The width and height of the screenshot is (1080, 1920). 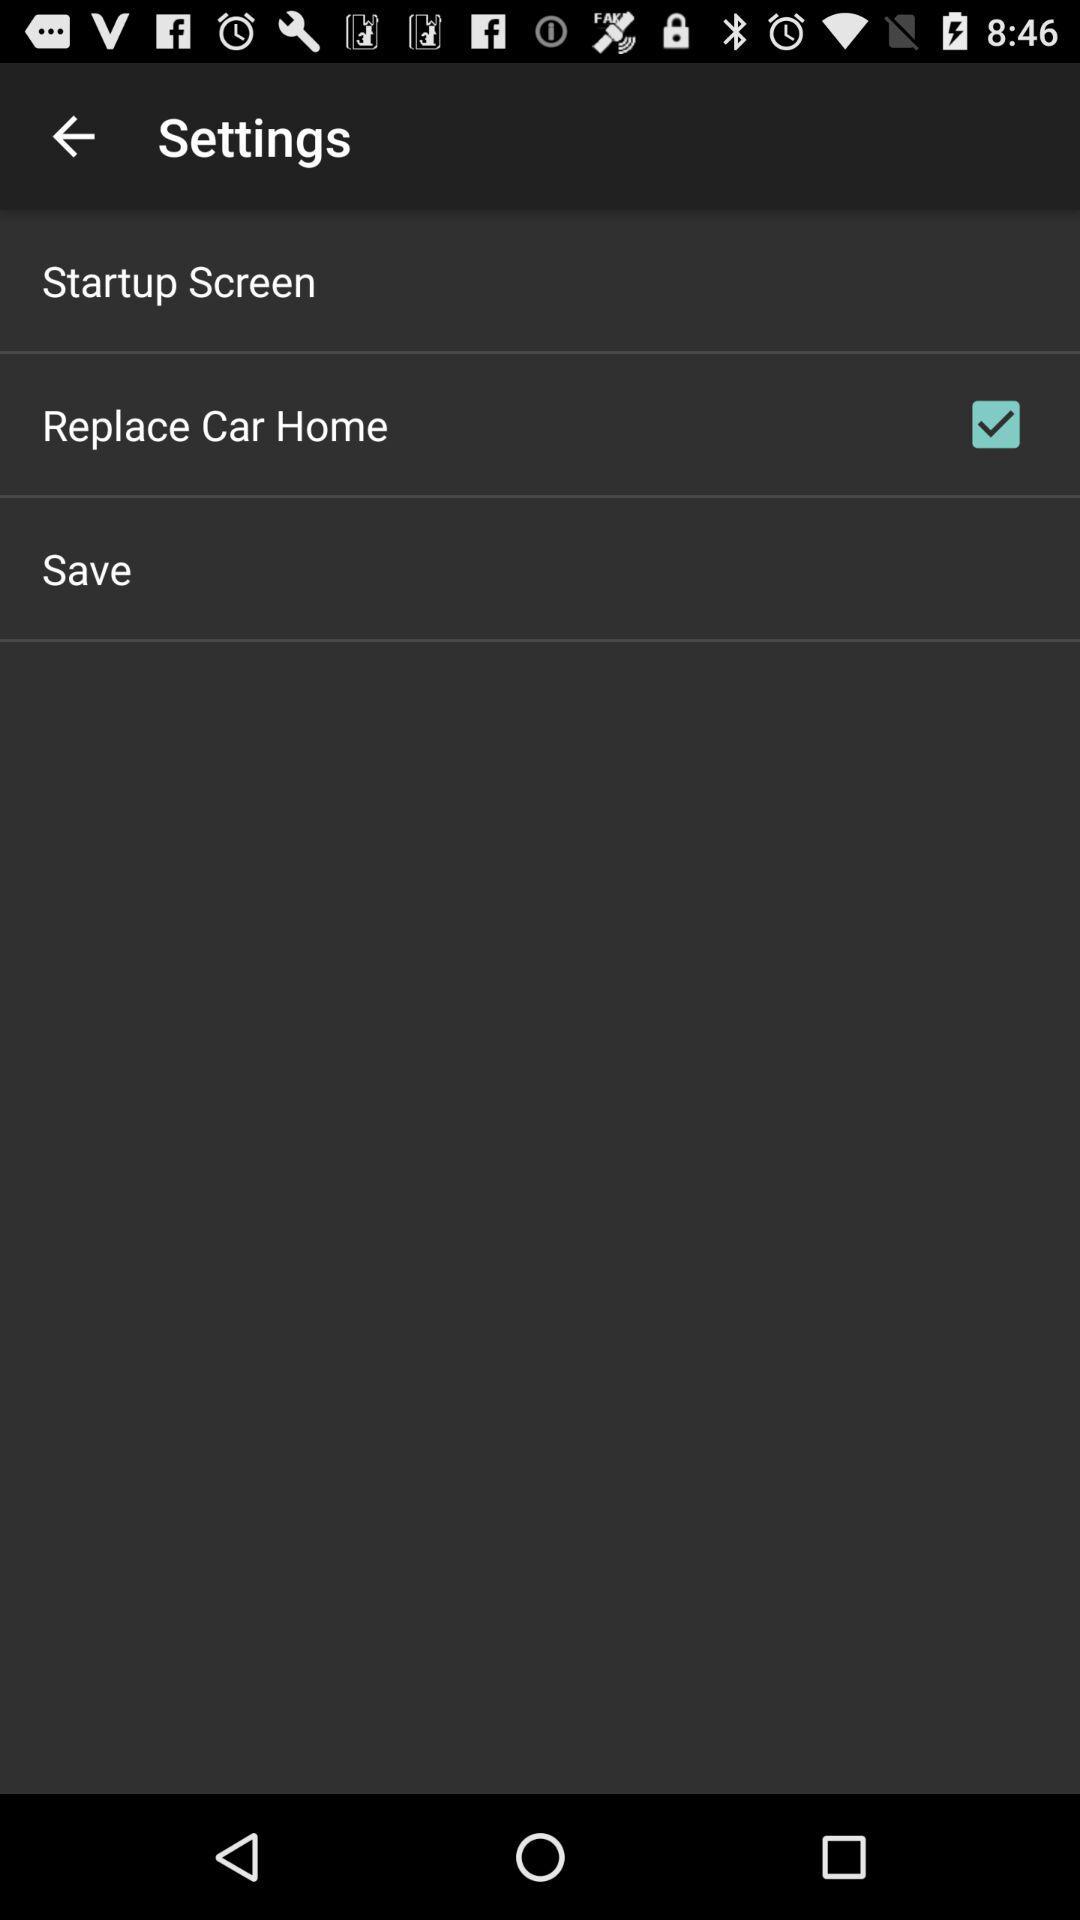 What do you see at coordinates (178, 279) in the screenshot?
I see `app above replace car home item` at bounding box center [178, 279].